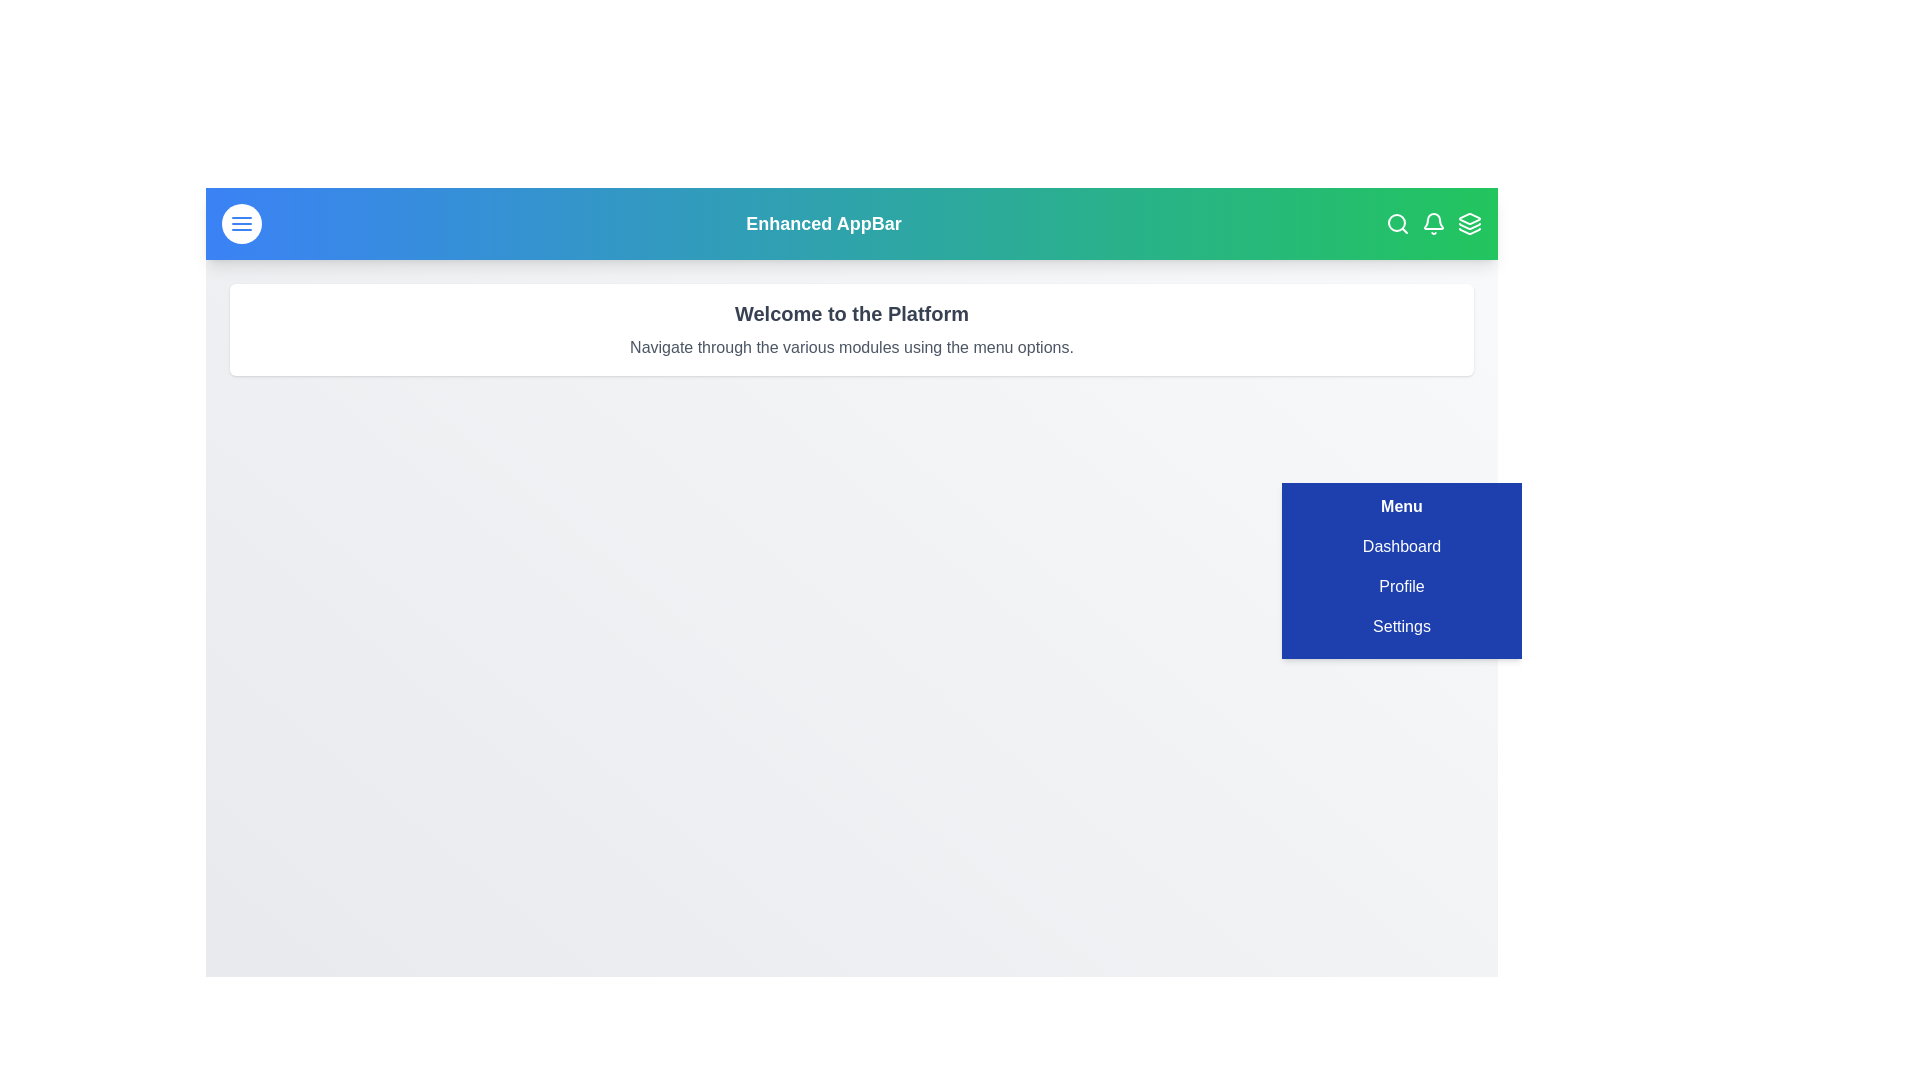 Image resolution: width=1920 pixels, height=1080 pixels. Describe the element at coordinates (1396, 223) in the screenshot. I see `the search icon` at that location.